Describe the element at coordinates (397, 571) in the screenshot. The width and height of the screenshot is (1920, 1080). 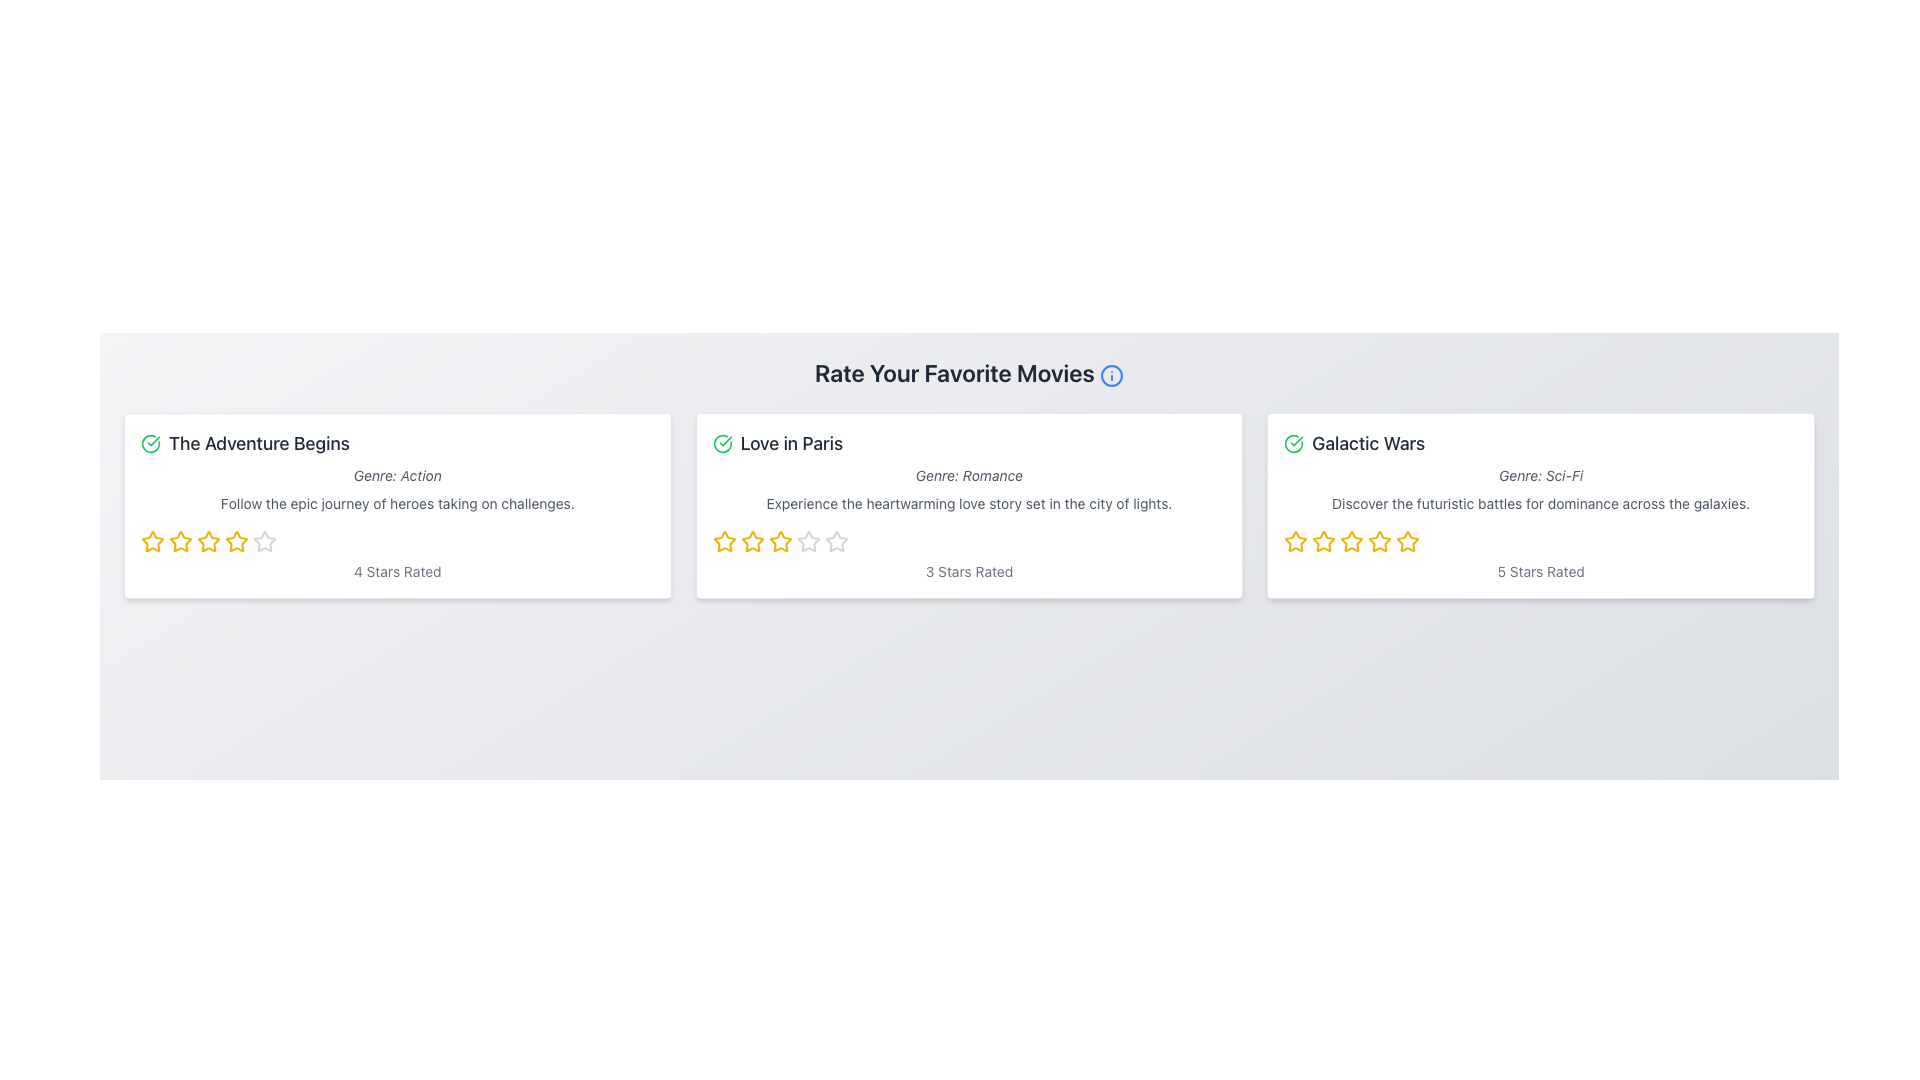
I see `the text display that shows '4 Stars Rated', which is located beneath the star rating display in the card titled 'The Adventure Begins'` at that location.